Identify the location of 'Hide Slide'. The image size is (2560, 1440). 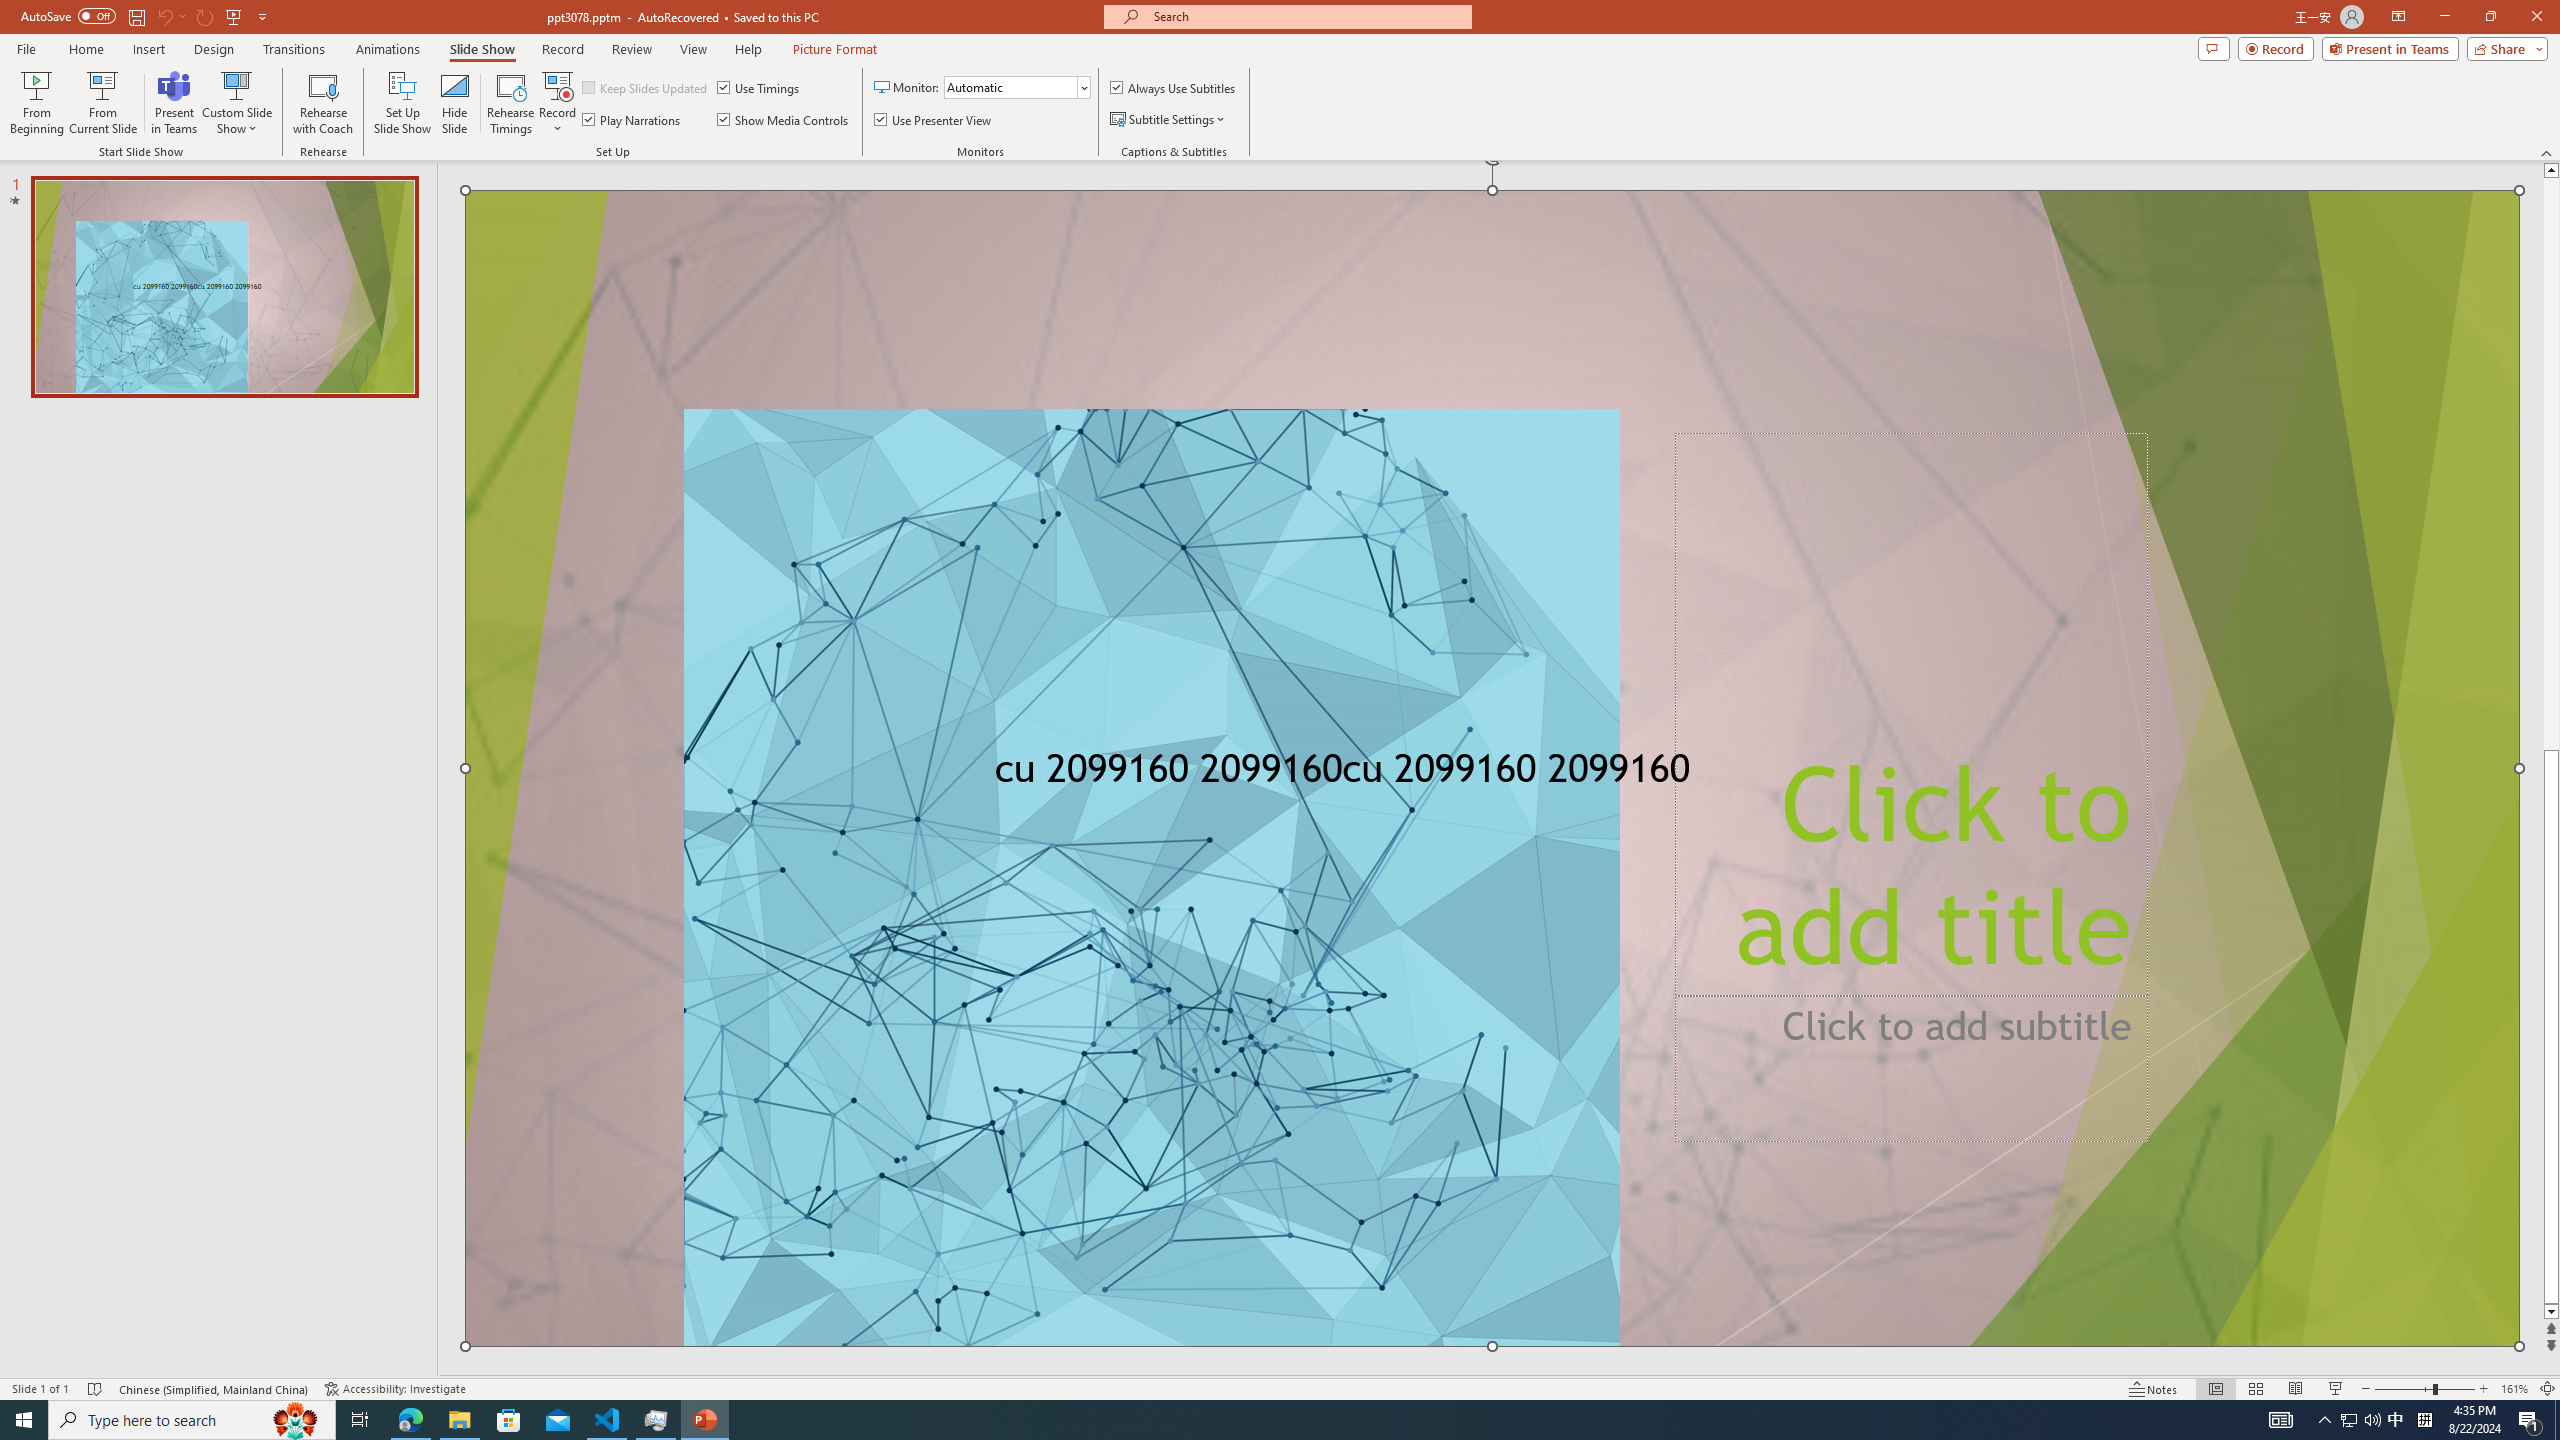
(454, 103).